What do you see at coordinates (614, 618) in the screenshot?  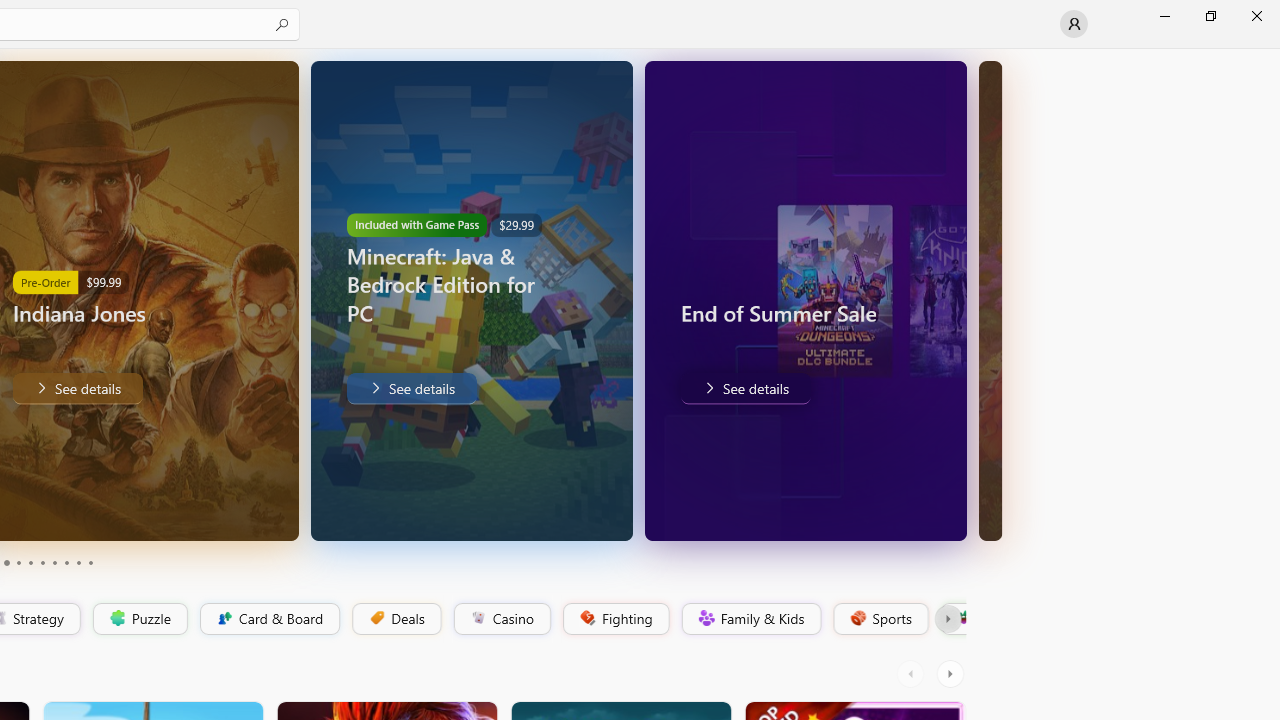 I see `'Fighting'` at bounding box center [614, 618].